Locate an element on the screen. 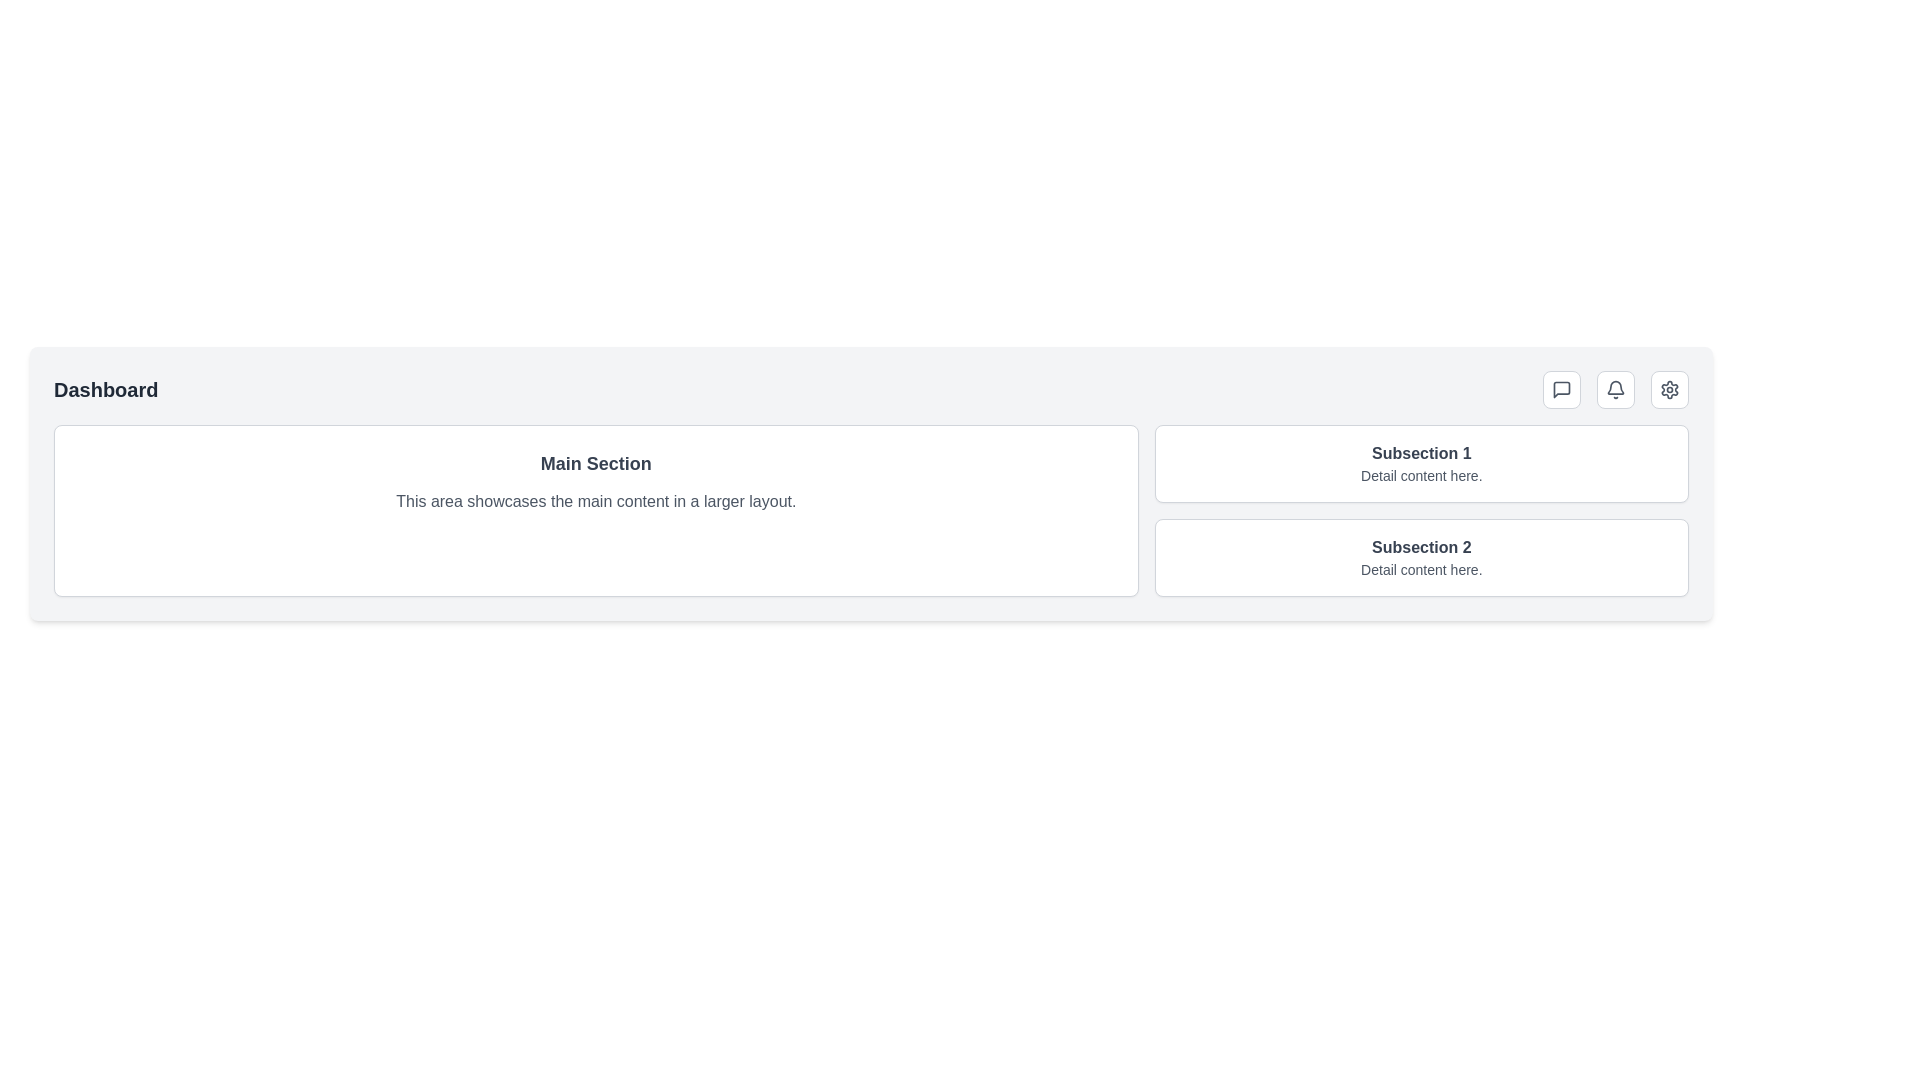  the speech bubble icon located in the top-right corner of the interface is located at coordinates (1560, 389).